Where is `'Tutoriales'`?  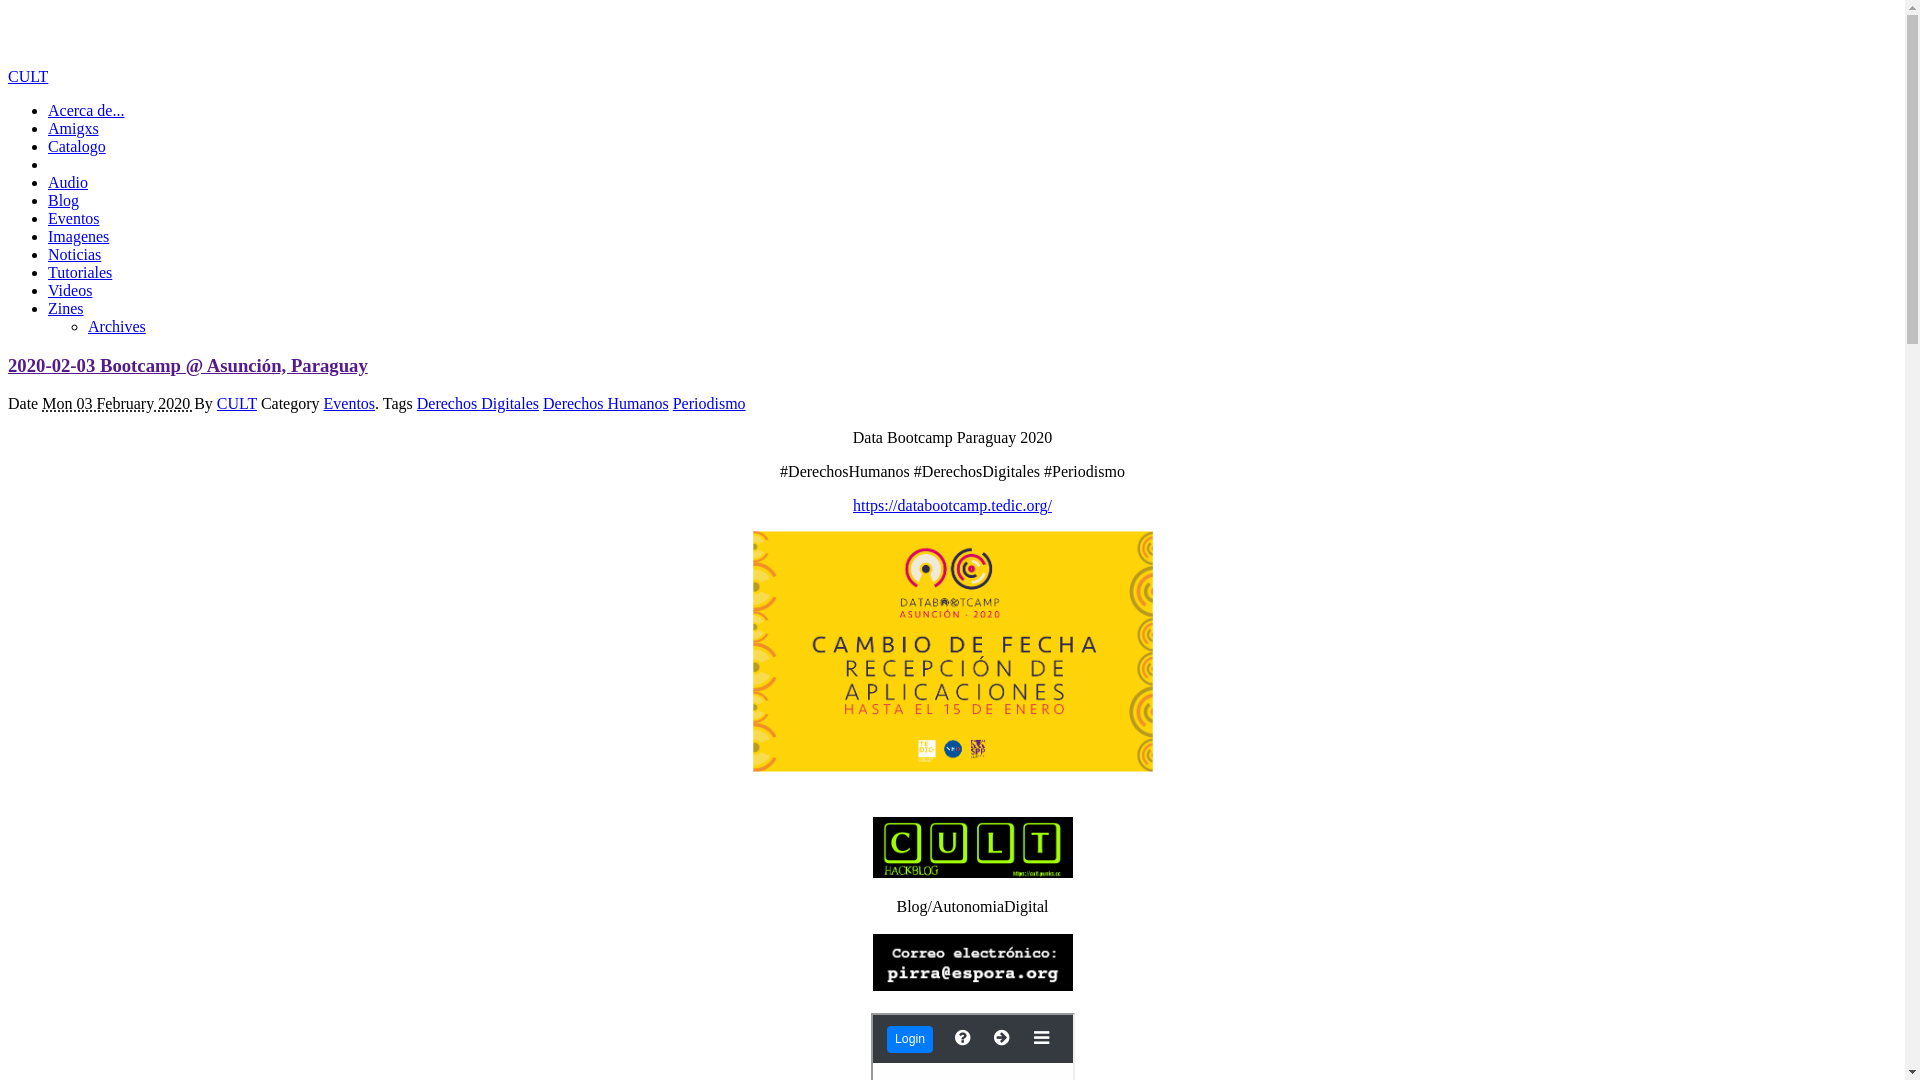
'Tutoriales' is located at coordinates (80, 272).